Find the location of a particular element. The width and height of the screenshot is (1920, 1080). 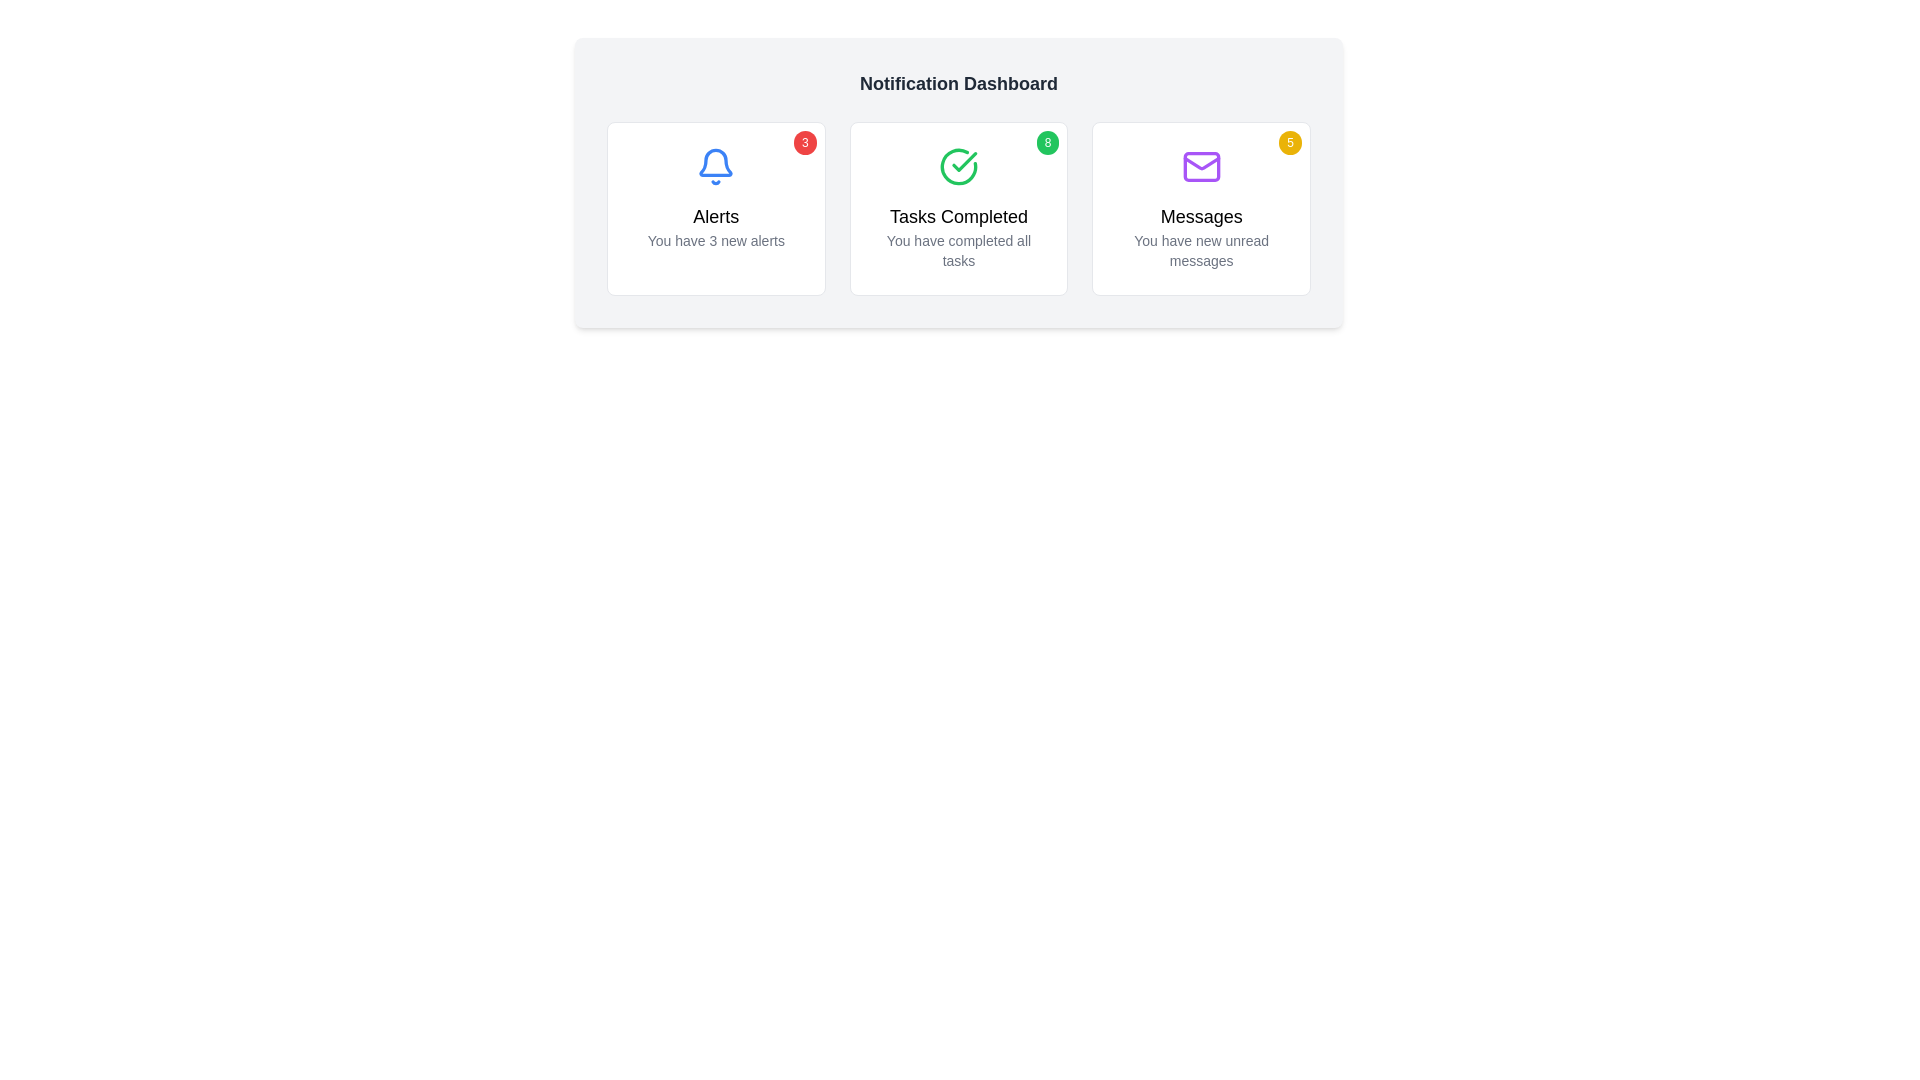

the count displayed on the badge located at the top-right corner of the 'Messages' card in the 'Notification Dashboard' interface is located at coordinates (1290, 141).